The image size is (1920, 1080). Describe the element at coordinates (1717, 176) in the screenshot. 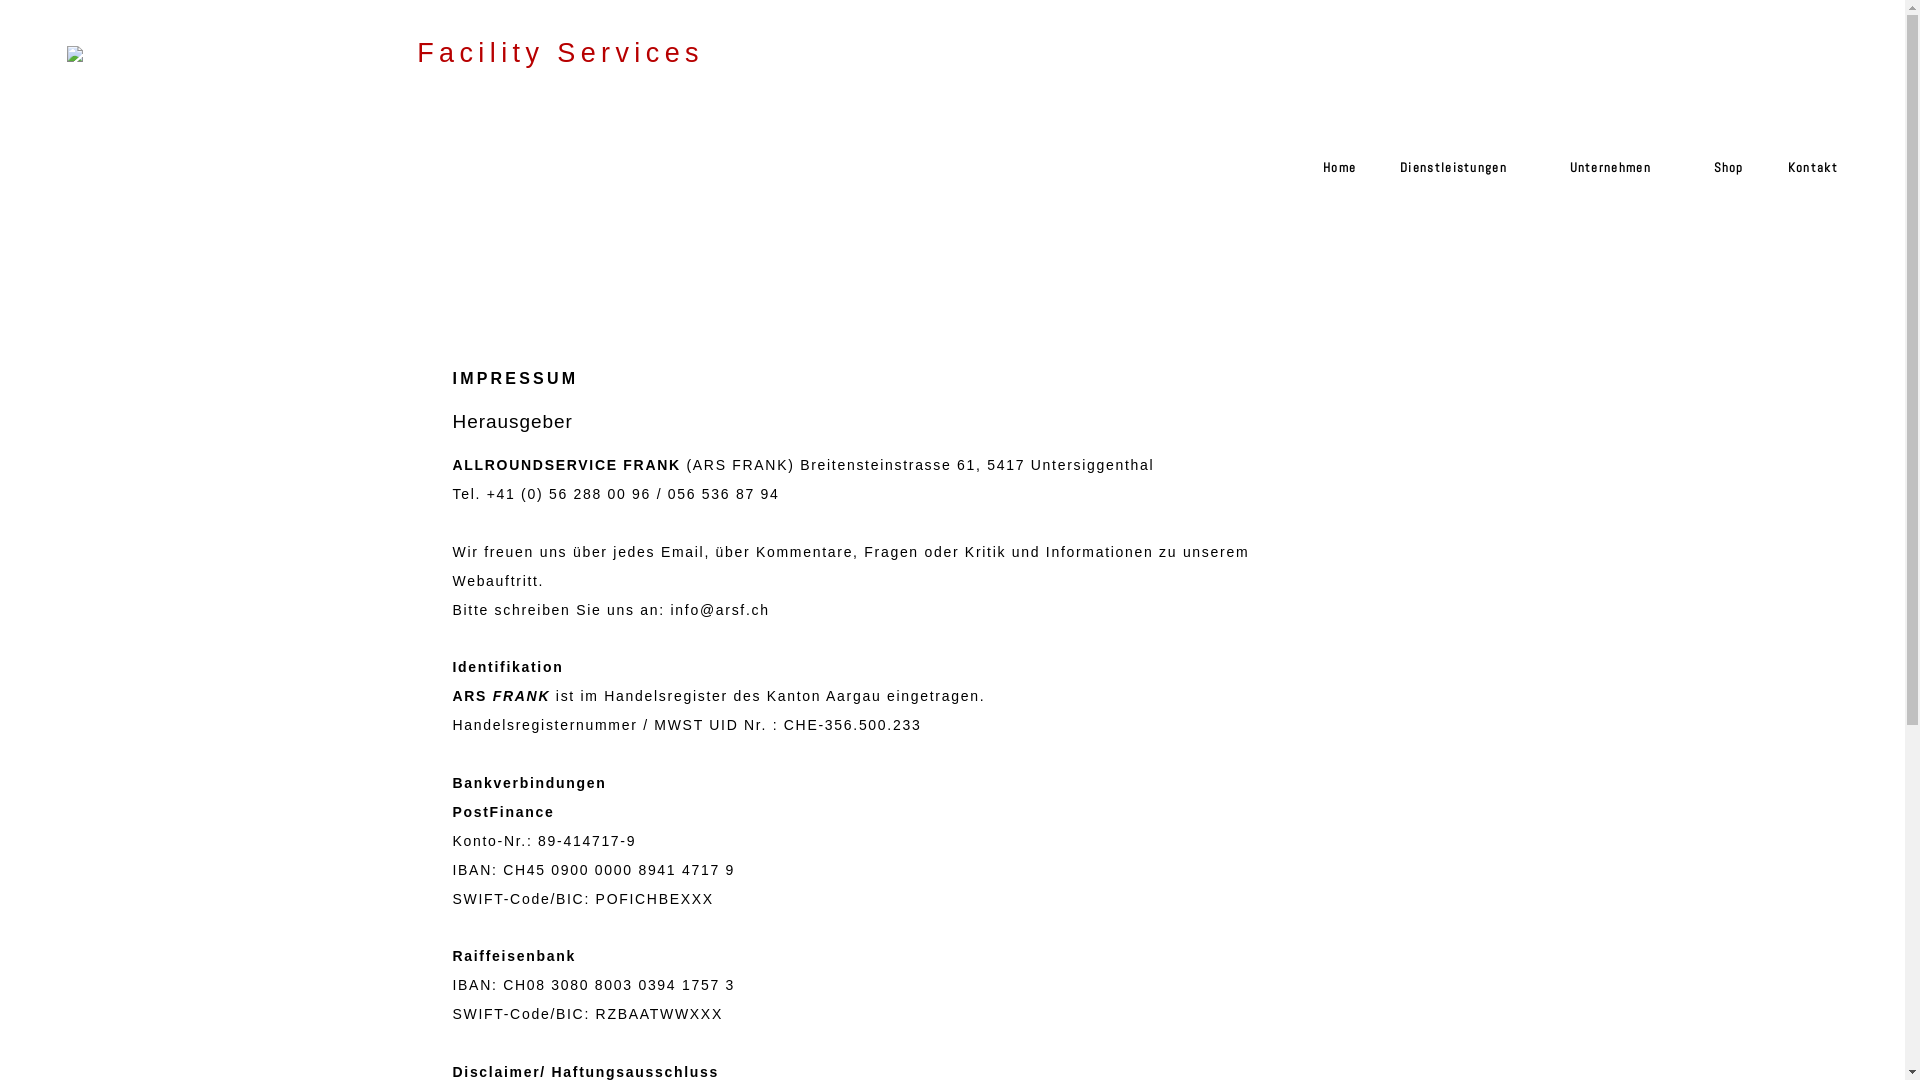

I see `'Shop'` at that location.